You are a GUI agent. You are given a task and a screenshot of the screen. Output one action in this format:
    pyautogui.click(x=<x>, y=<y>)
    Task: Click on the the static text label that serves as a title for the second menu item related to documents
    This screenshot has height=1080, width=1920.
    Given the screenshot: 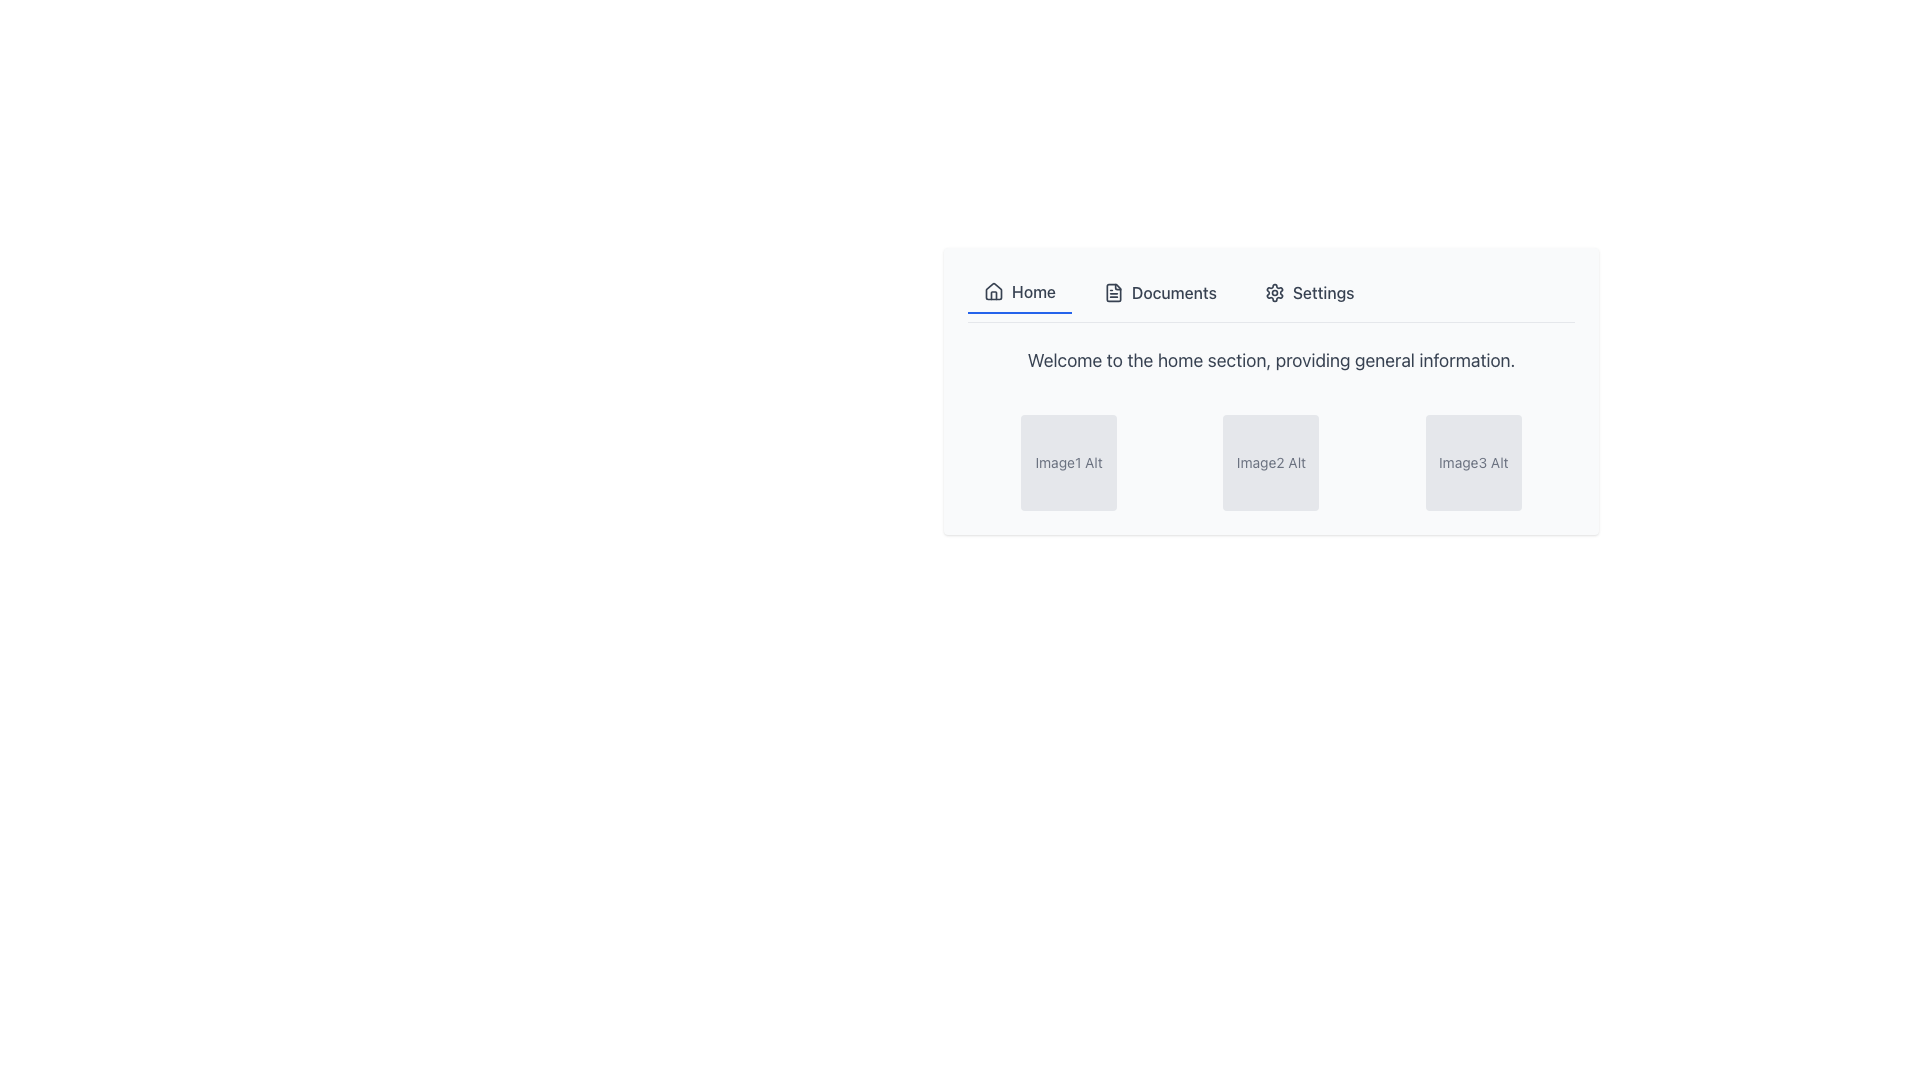 What is the action you would take?
    pyautogui.click(x=1174, y=293)
    